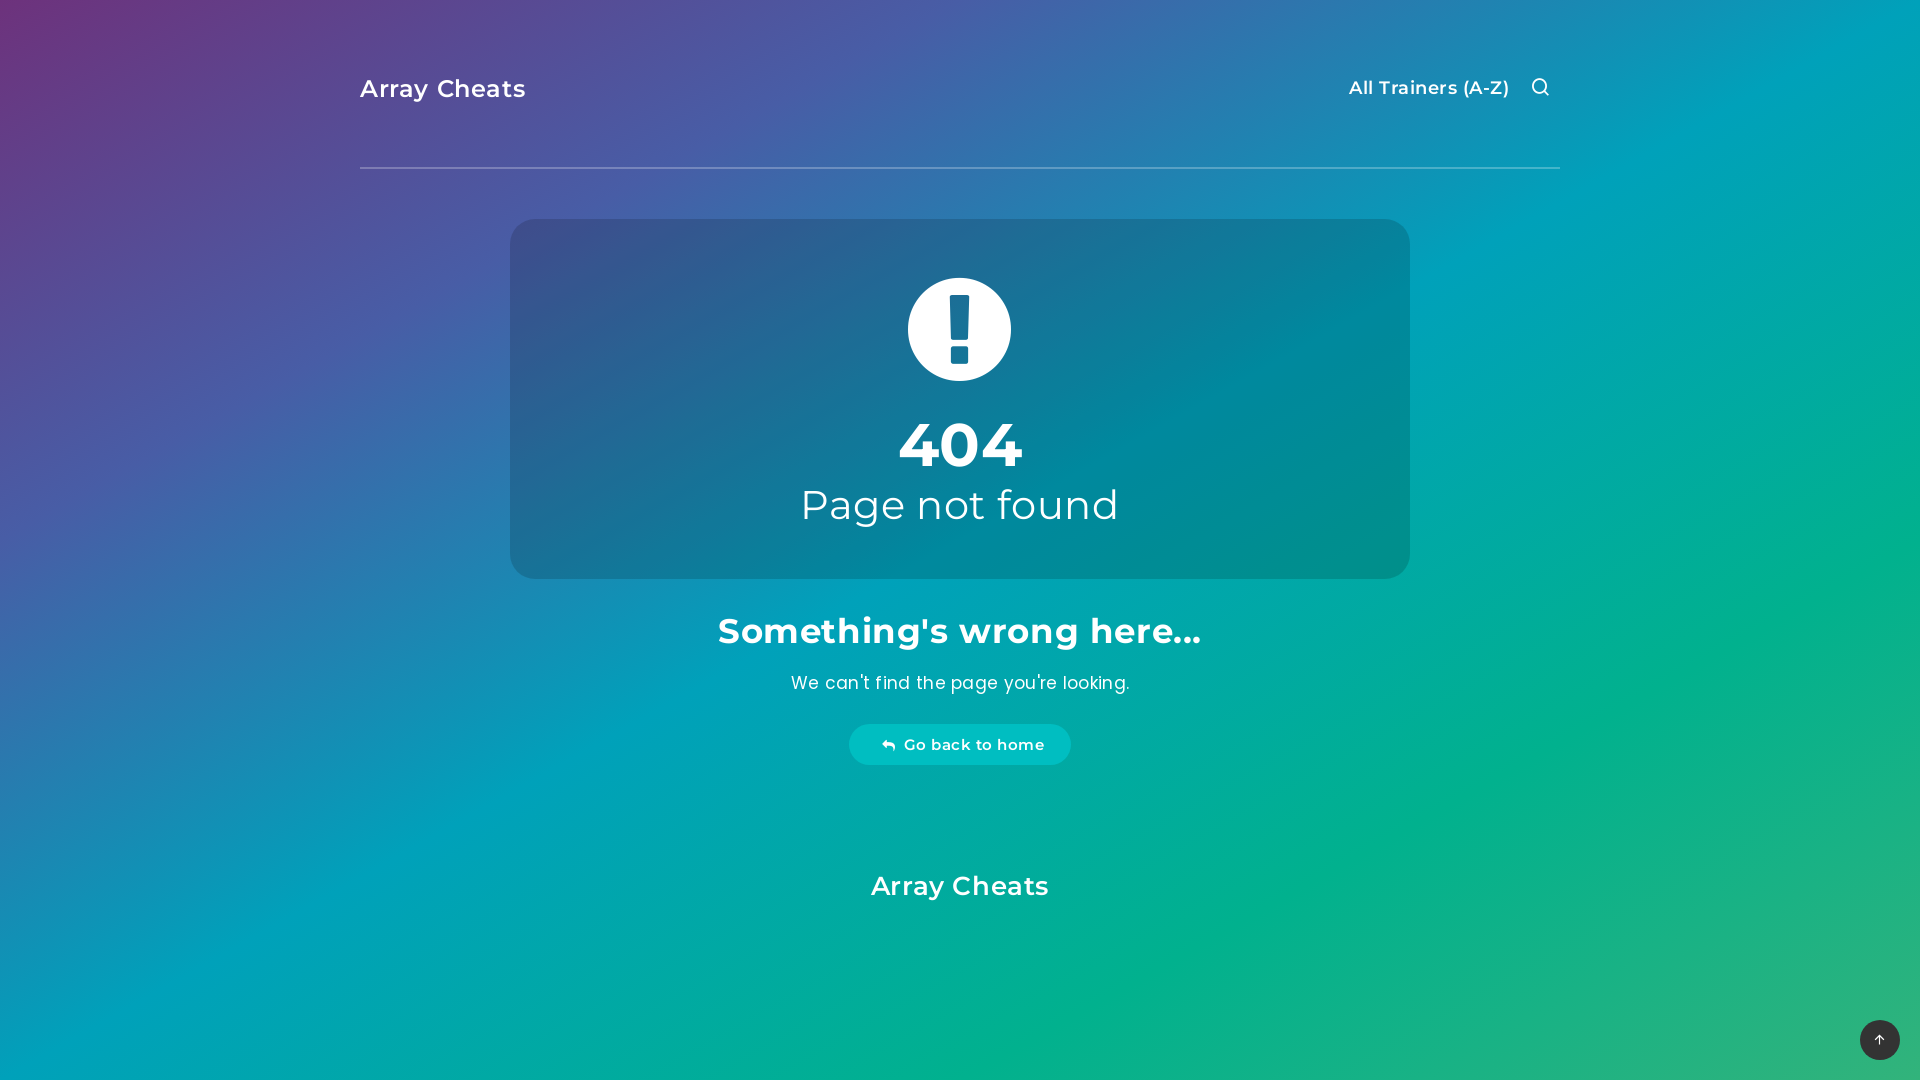  What do you see at coordinates (441, 87) in the screenshot?
I see `'Array Cheats'` at bounding box center [441, 87].